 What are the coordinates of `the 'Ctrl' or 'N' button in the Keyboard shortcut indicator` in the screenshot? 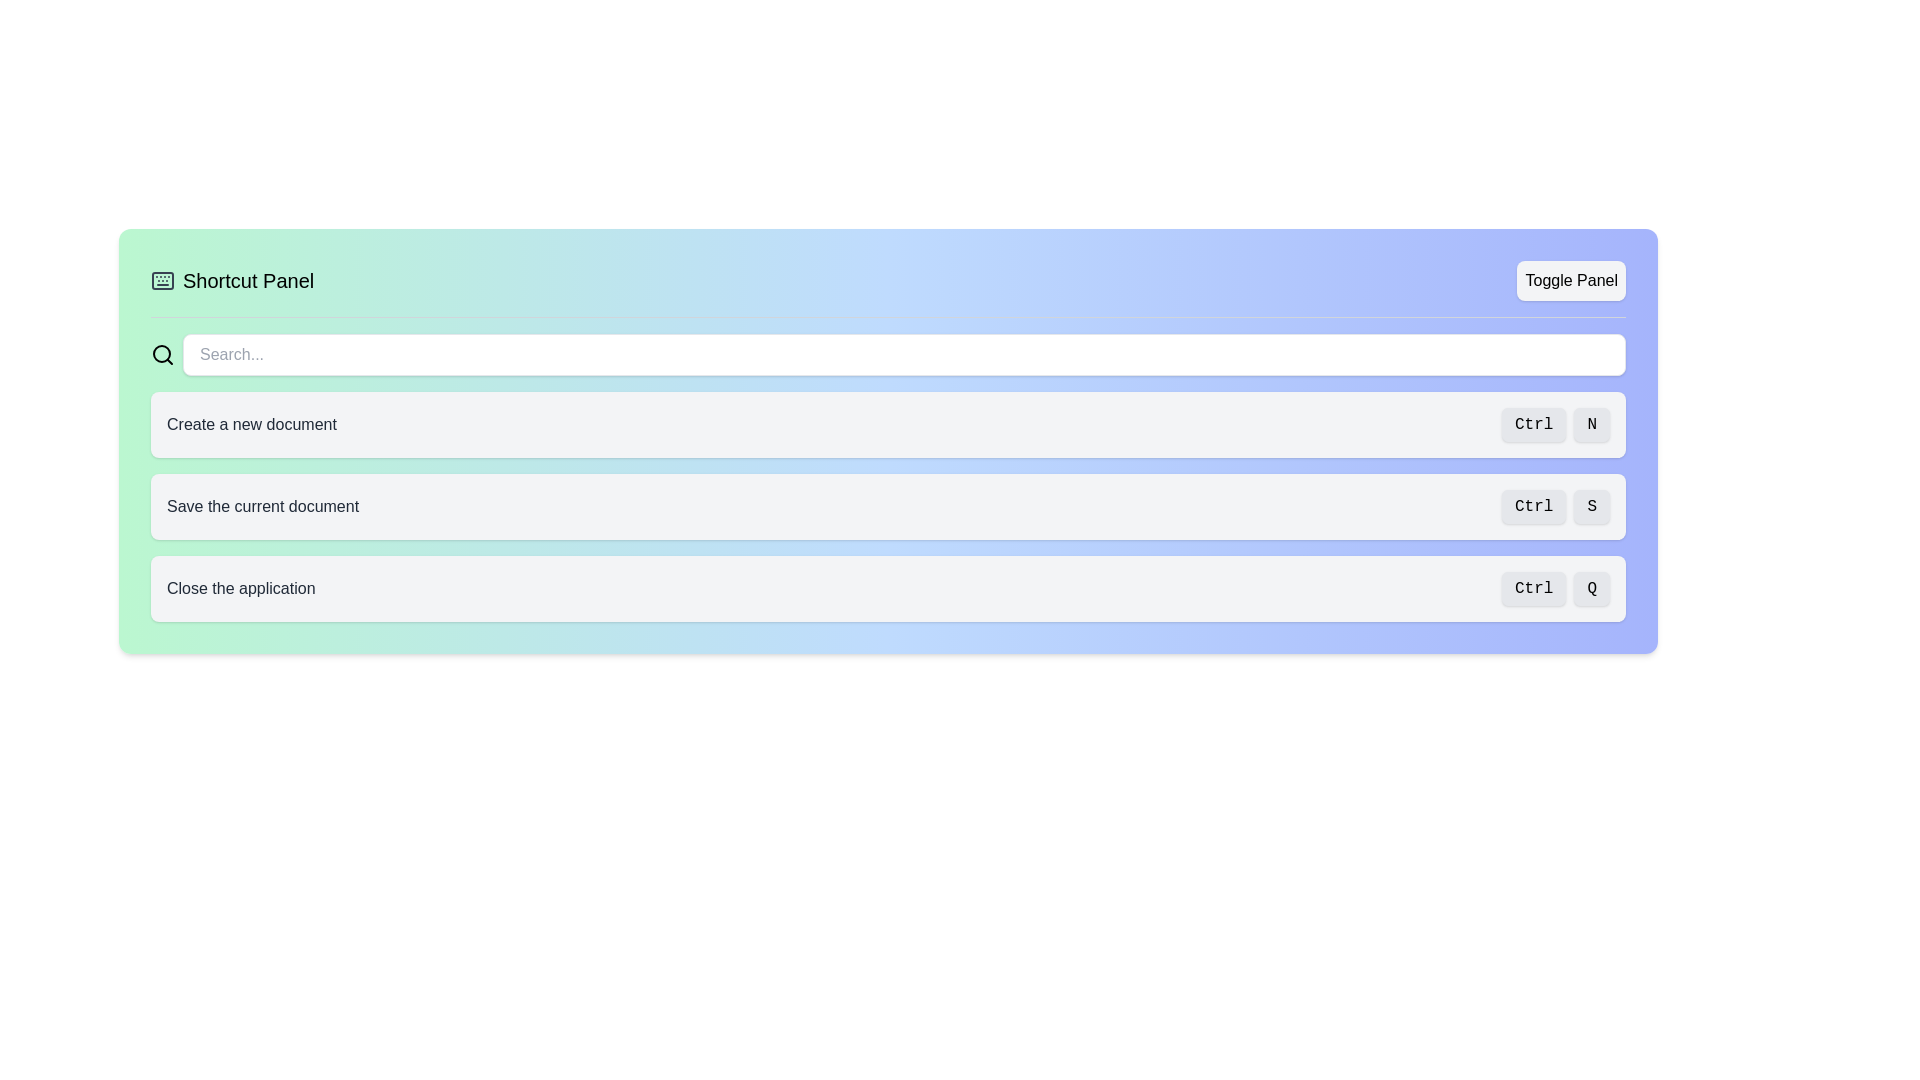 It's located at (1554, 423).